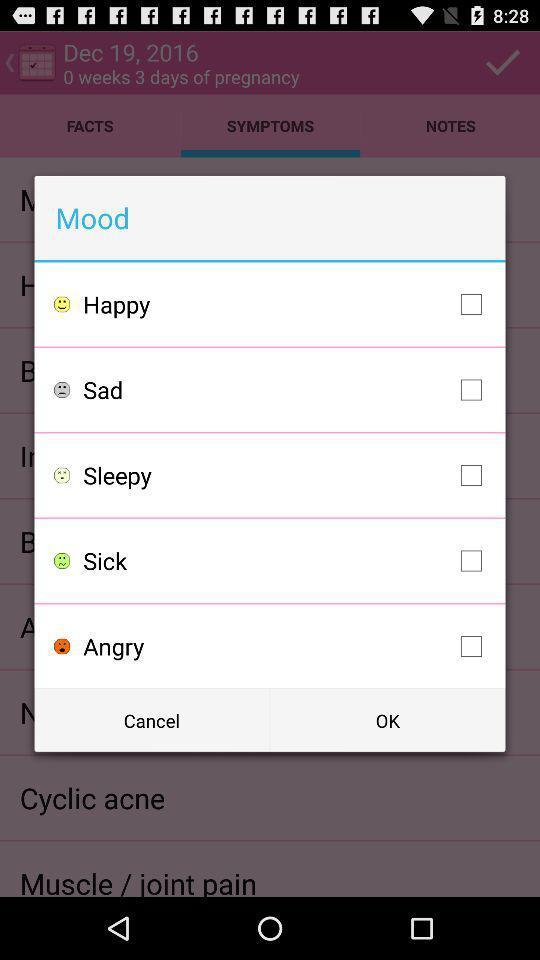 This screenshot has width=540, height=960. Describe the element at coordinates (286, 561) in the screenshot. I see `the sick item` at that location.